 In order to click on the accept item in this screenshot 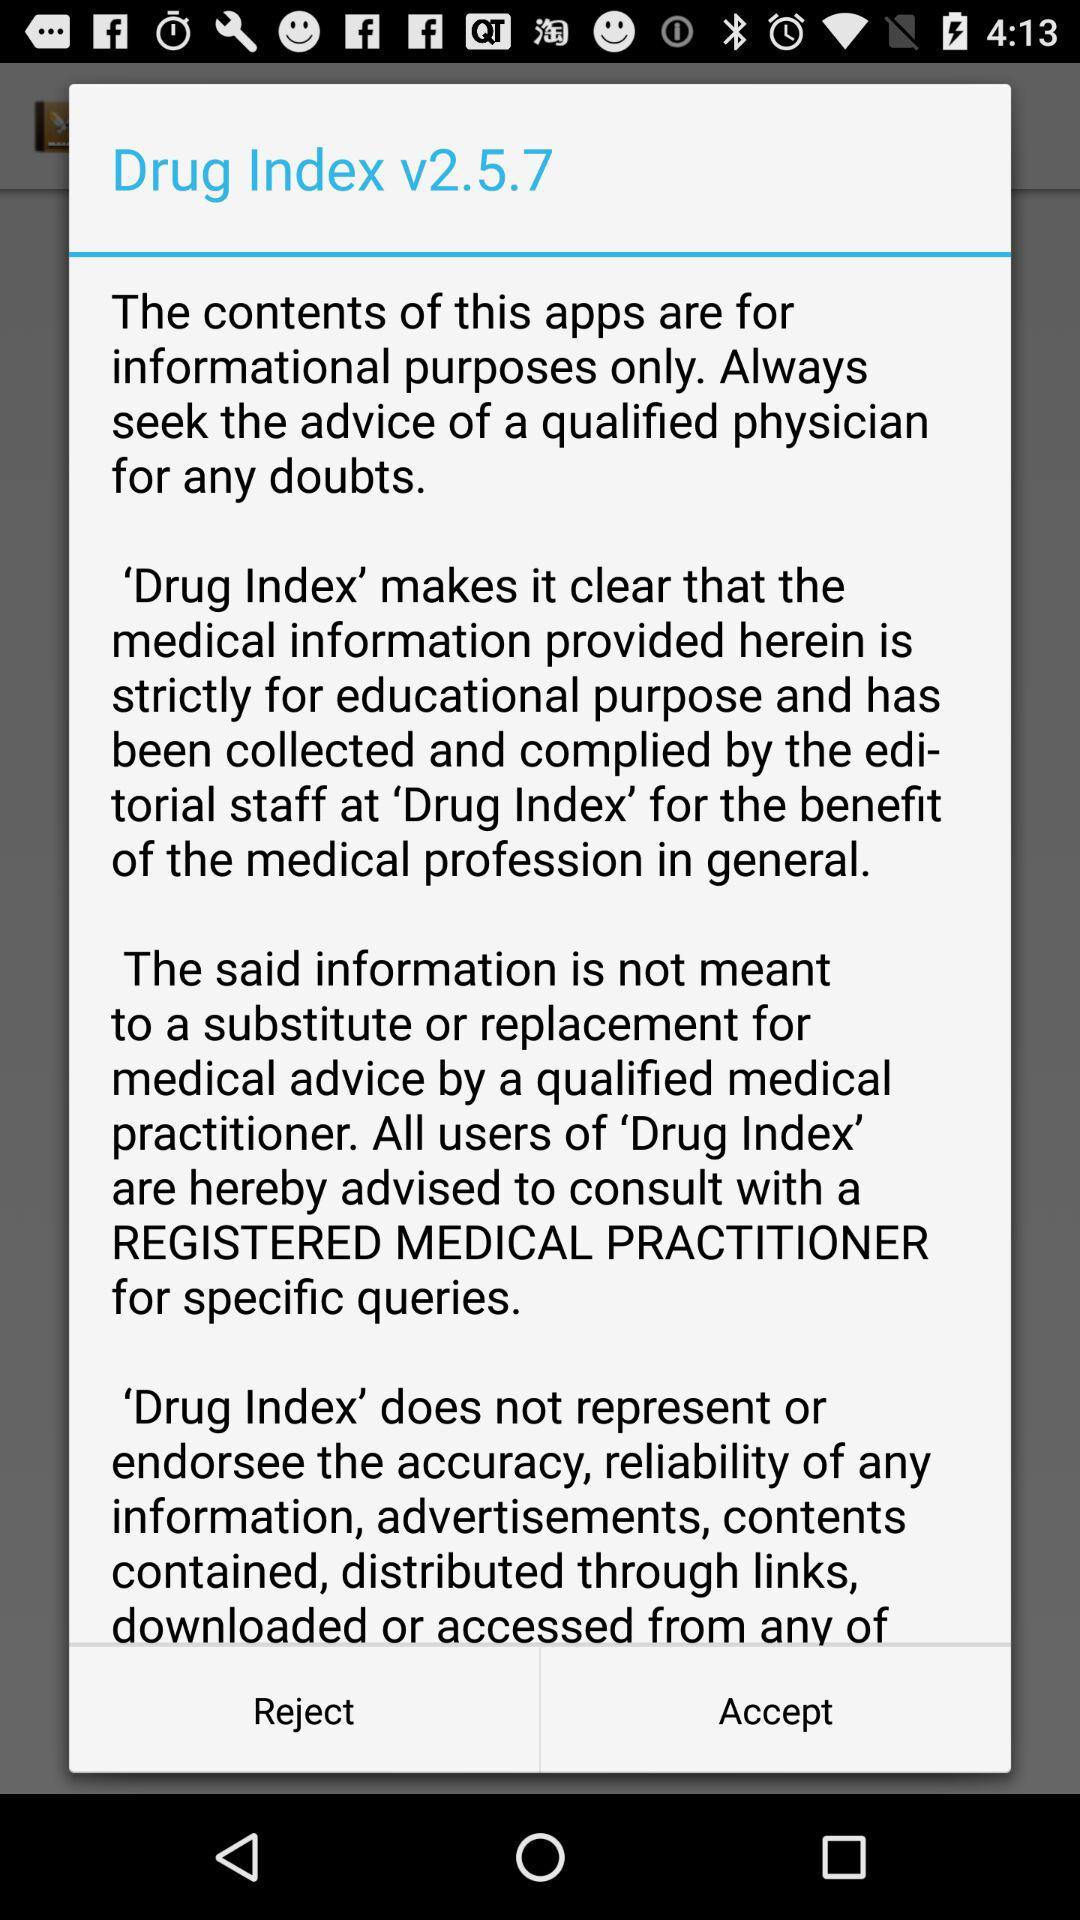, I will do `click(774, 1708)`.